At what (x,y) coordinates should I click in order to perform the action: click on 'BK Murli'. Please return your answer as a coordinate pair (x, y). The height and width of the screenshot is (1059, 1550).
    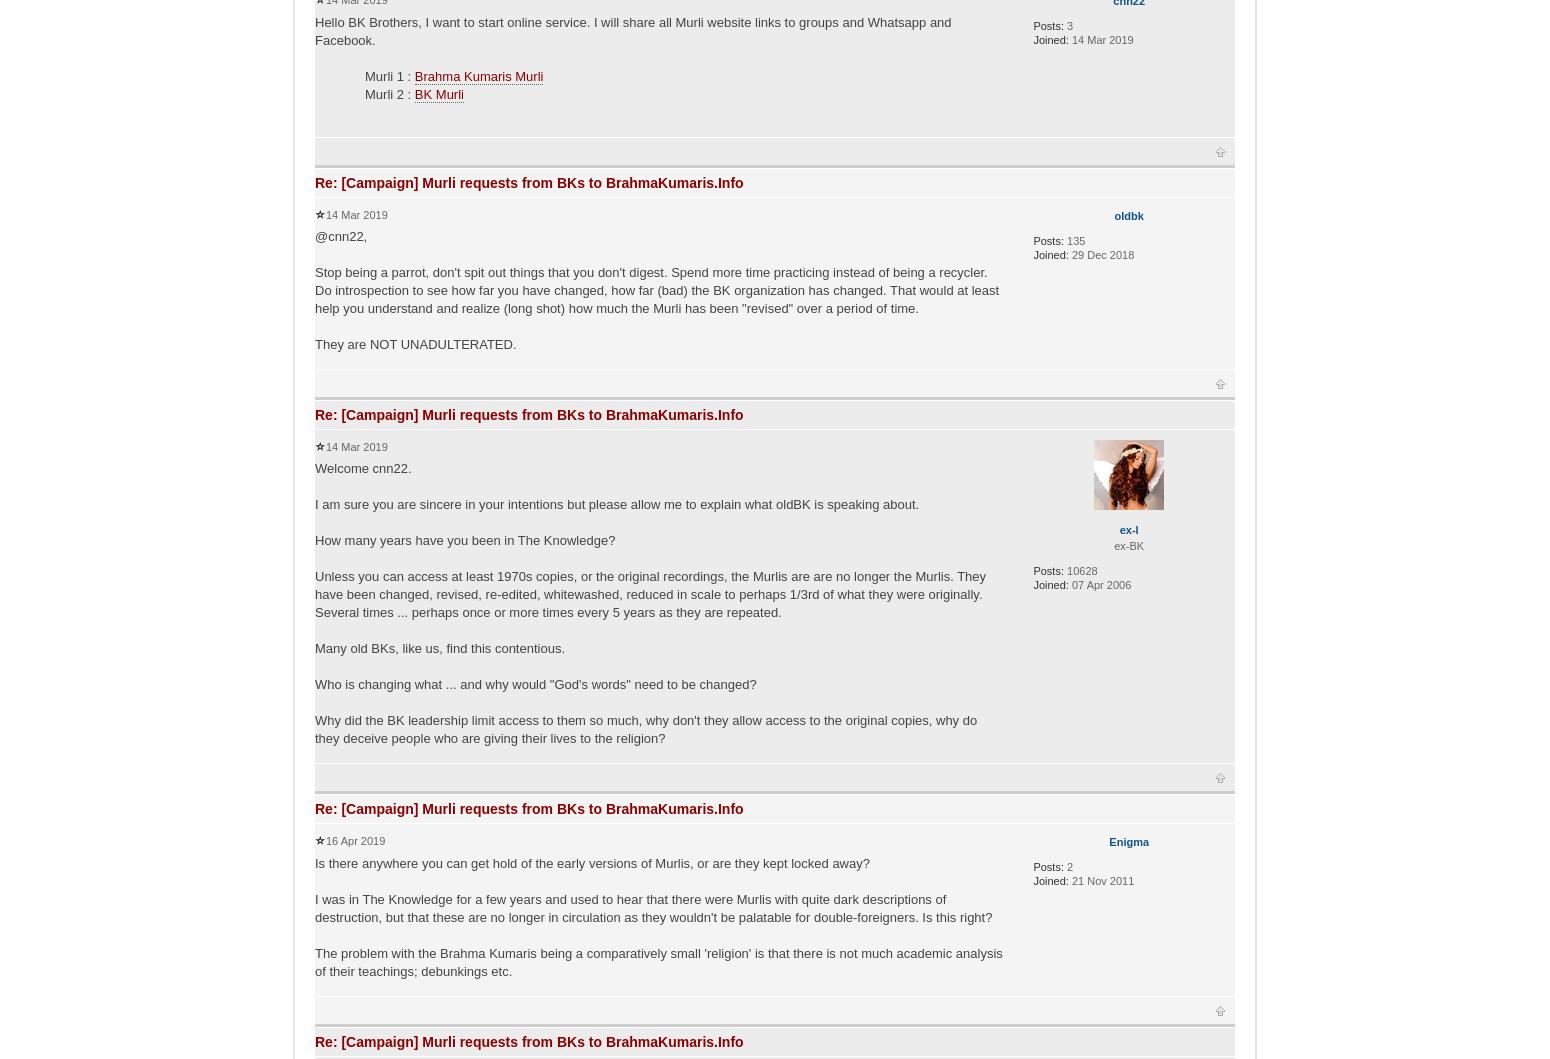
    Looking at the image, I should click on (438, 93).